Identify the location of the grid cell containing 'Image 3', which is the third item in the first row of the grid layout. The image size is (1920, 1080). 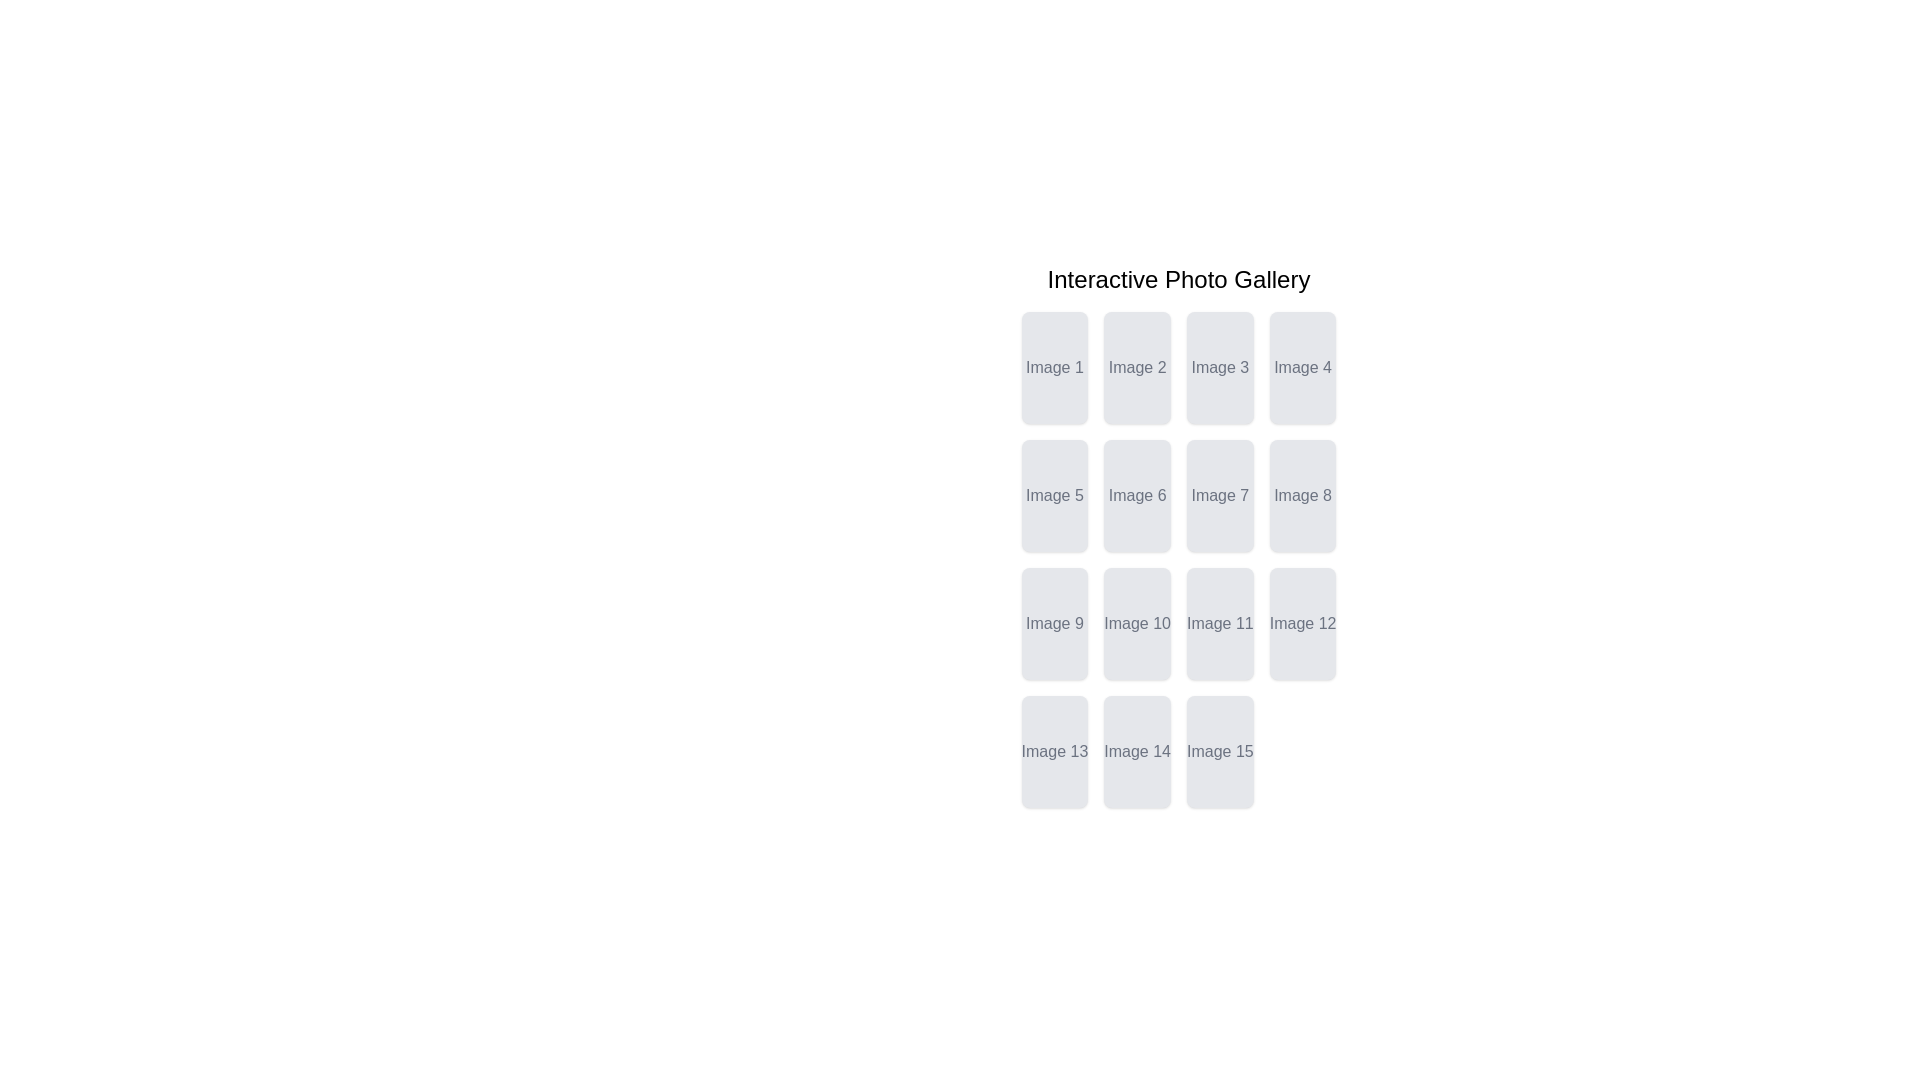
(1219, 367).